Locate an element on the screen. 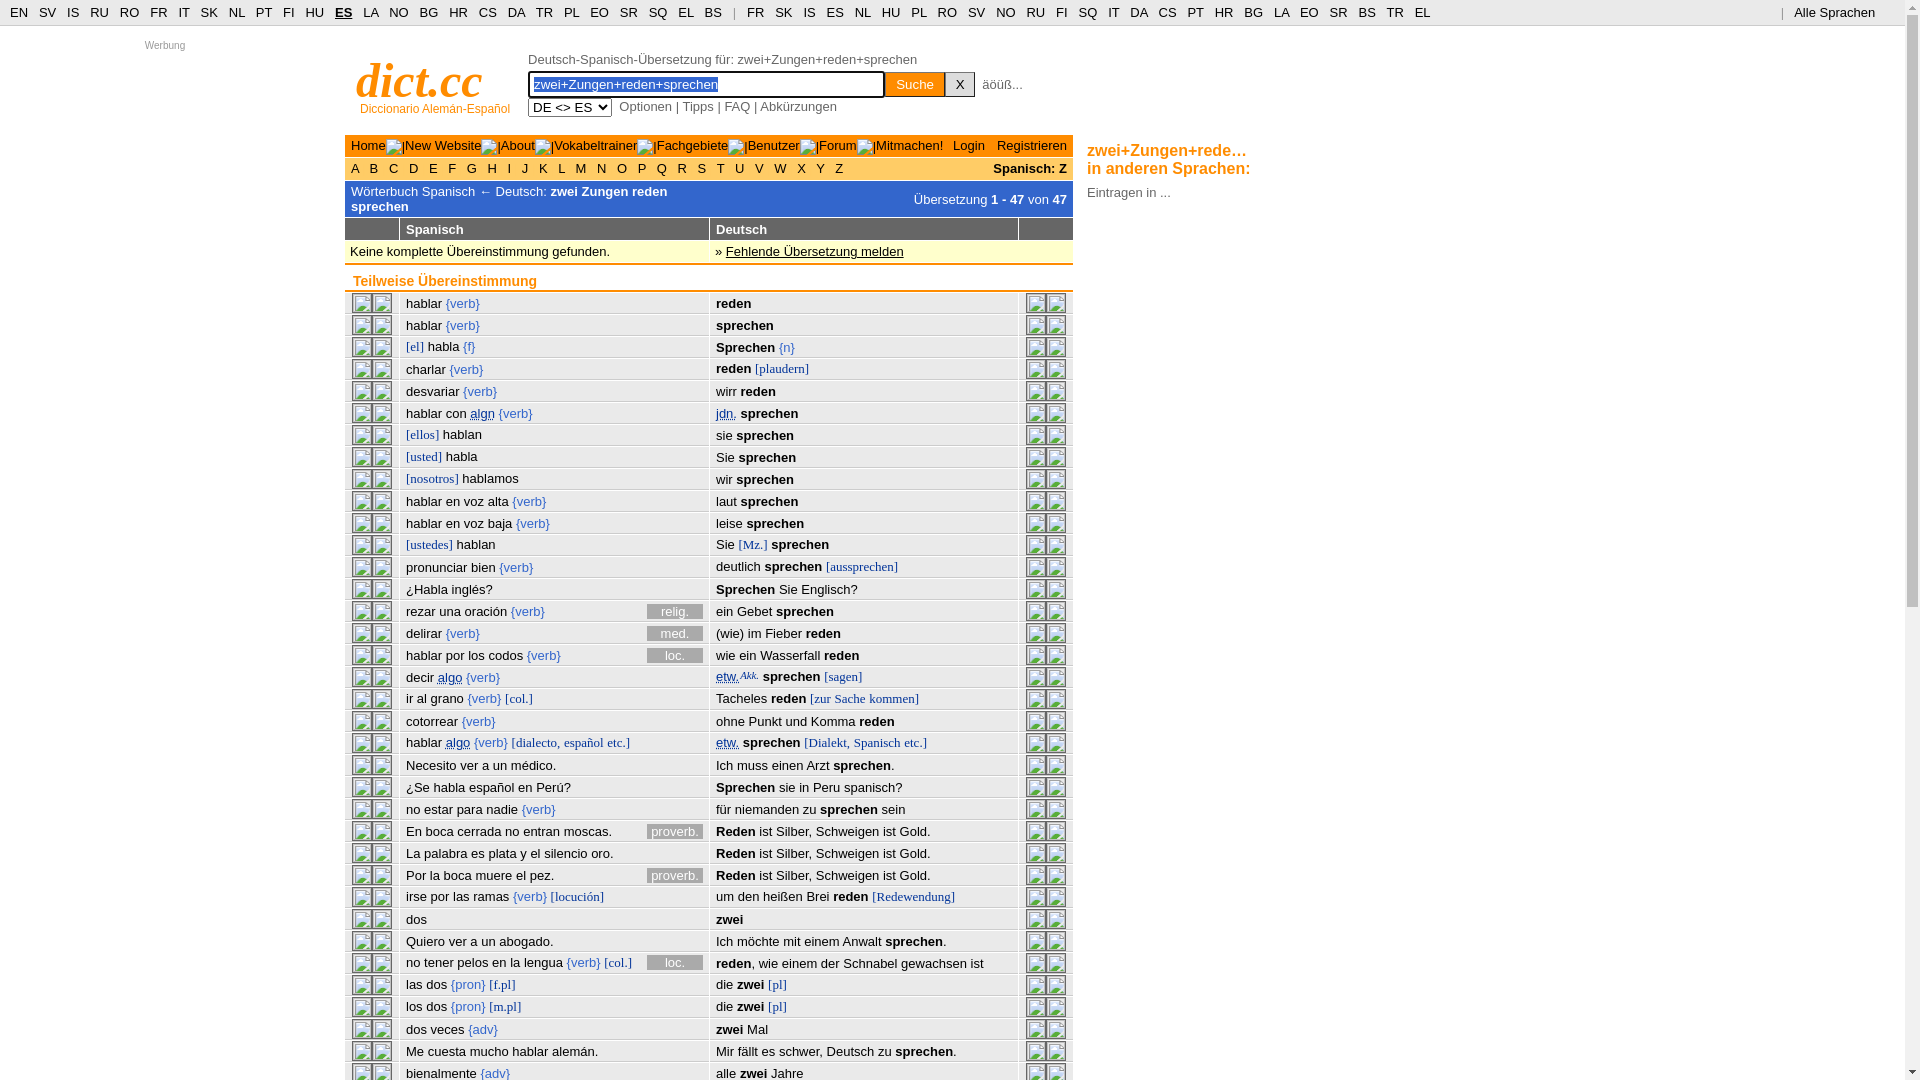  'nadie' is located at coordinates (502, 808).